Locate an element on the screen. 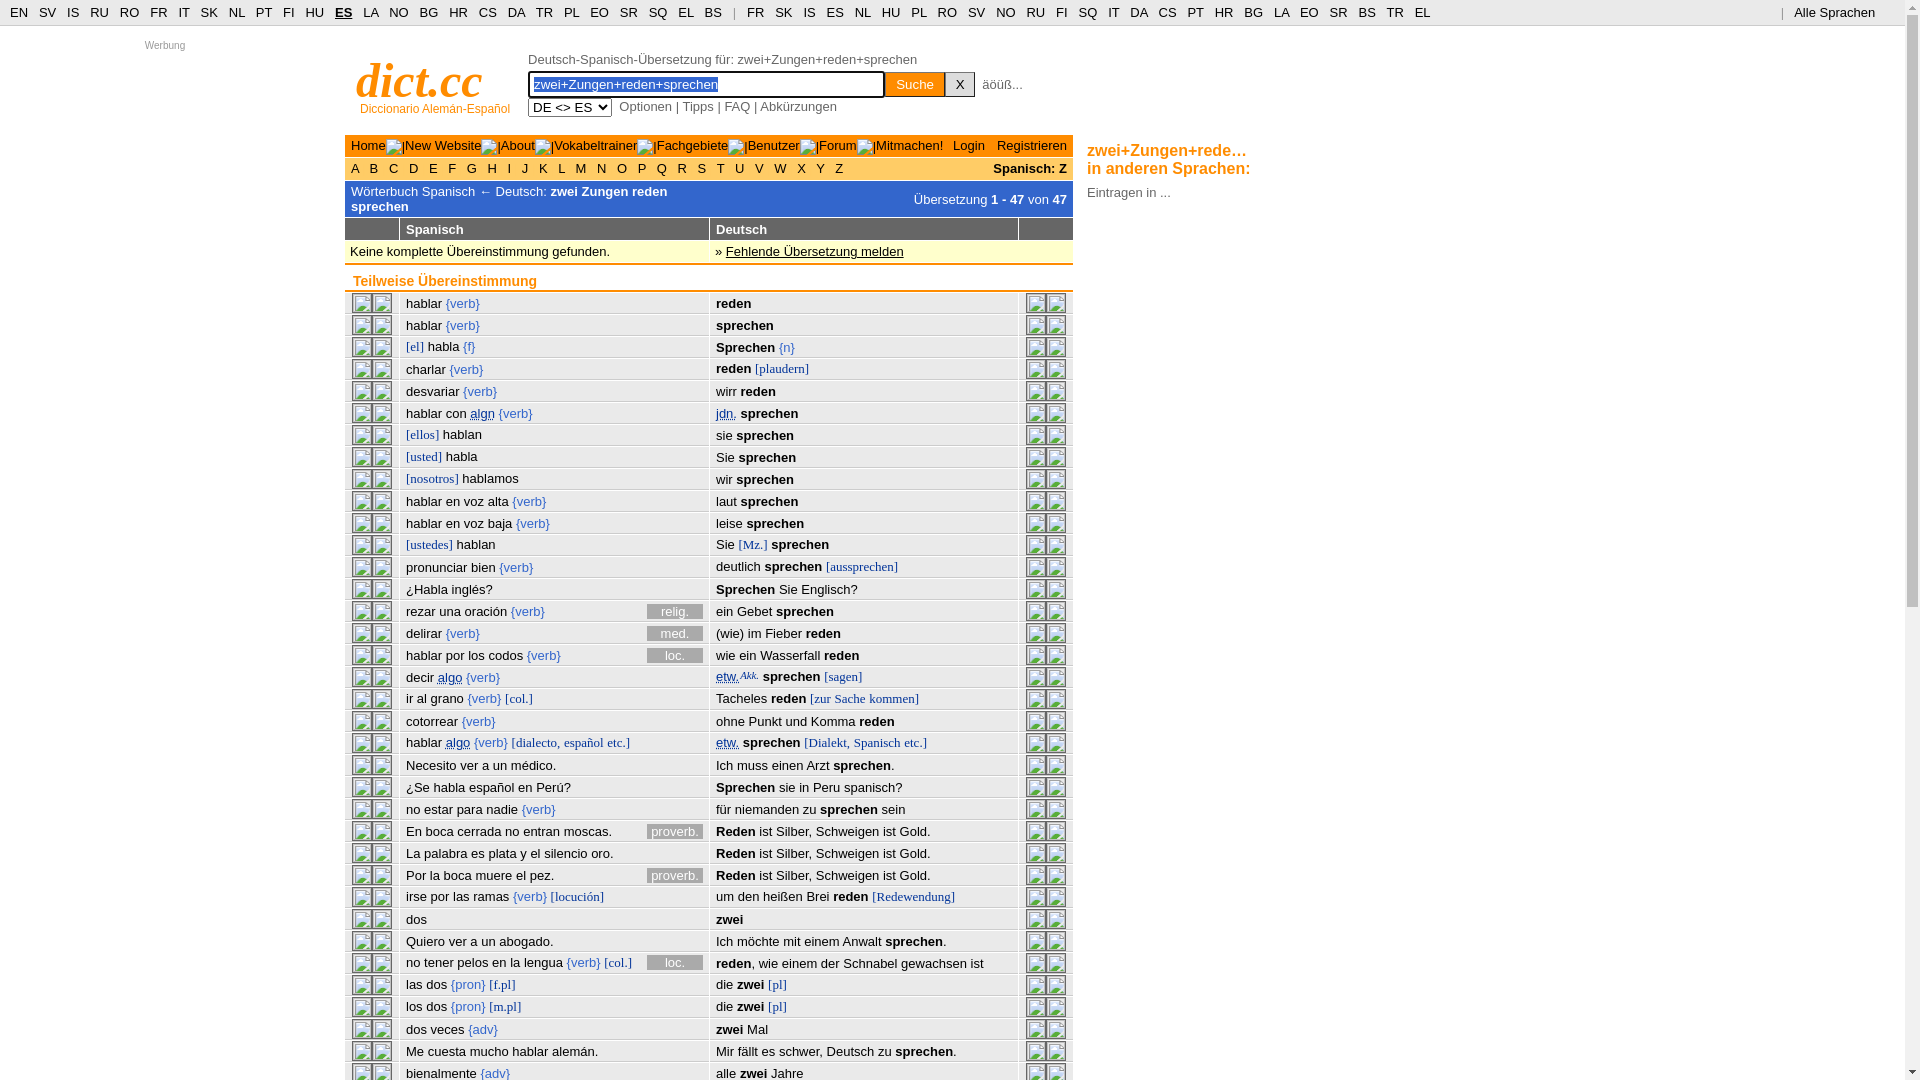  'nadie' is located at coordinates (502, 808).